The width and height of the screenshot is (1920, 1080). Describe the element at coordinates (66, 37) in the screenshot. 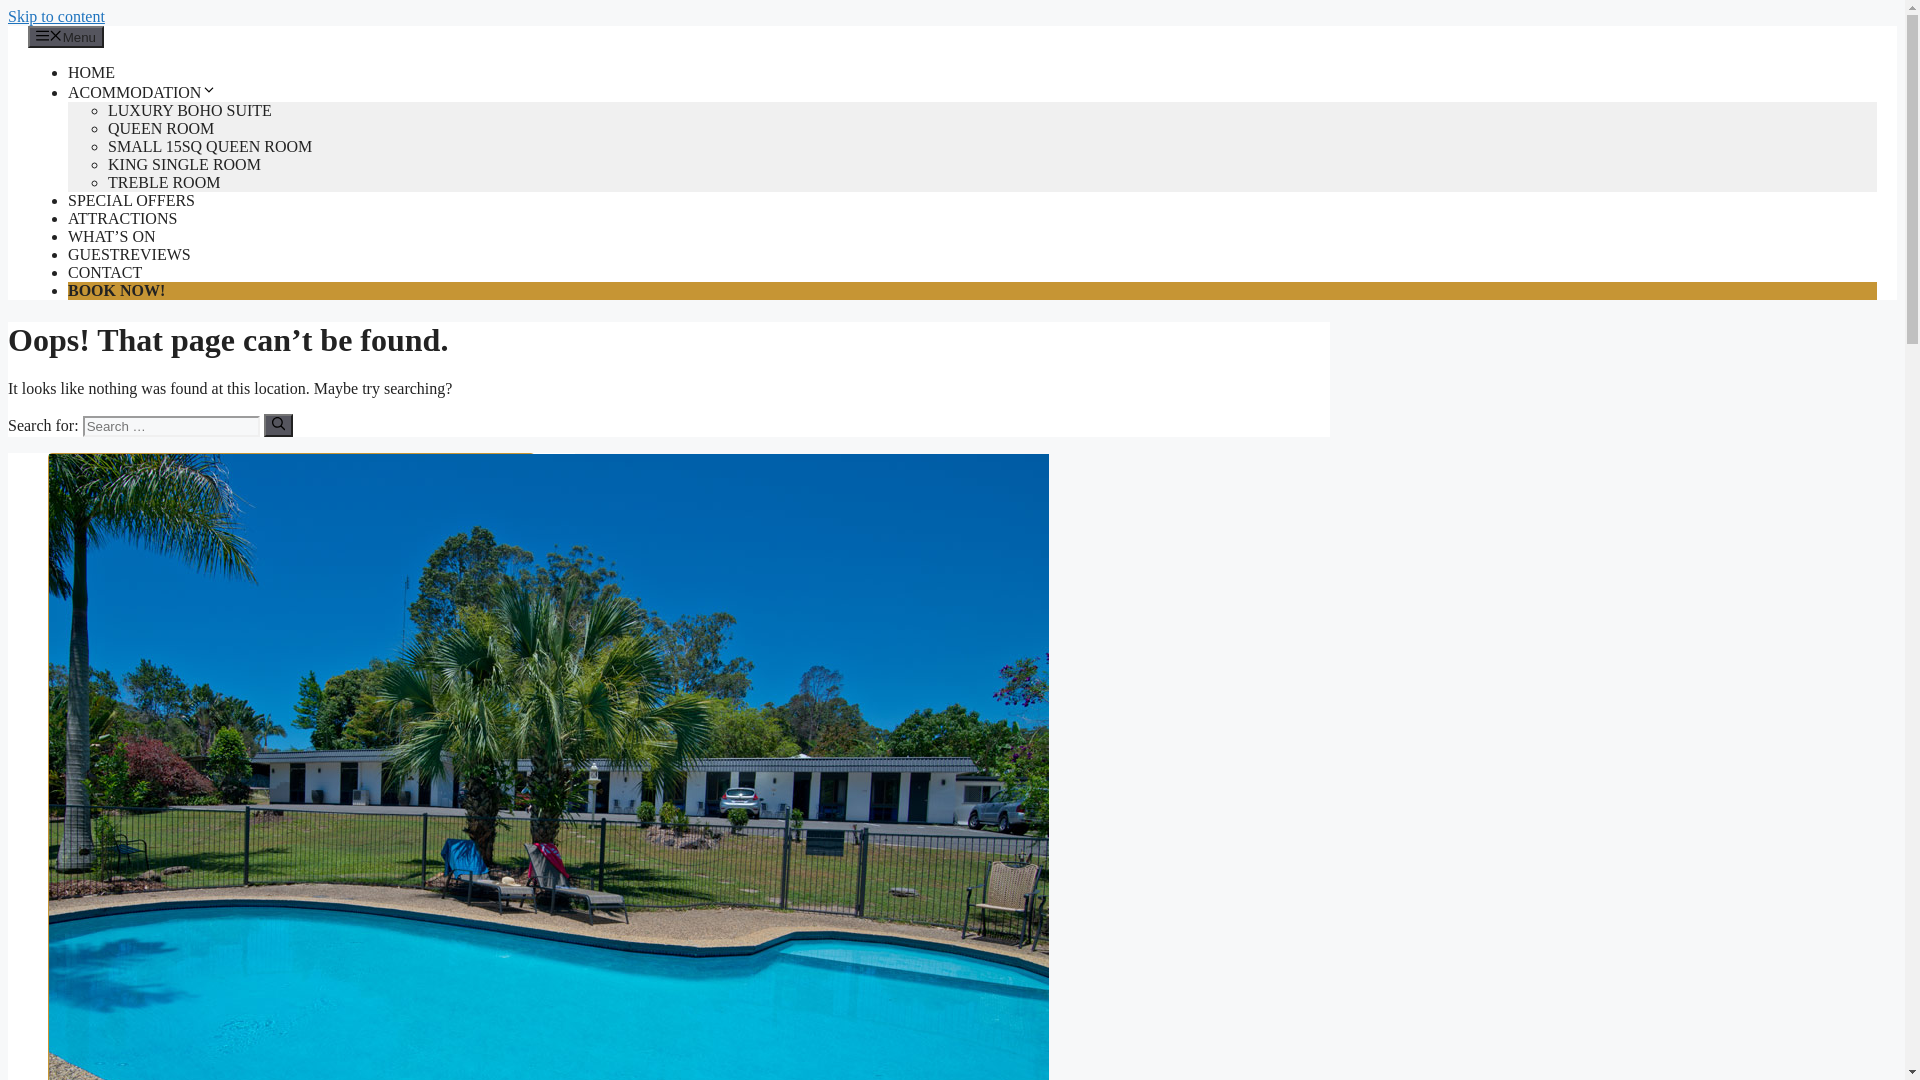

I see `'Menu'` at that location.